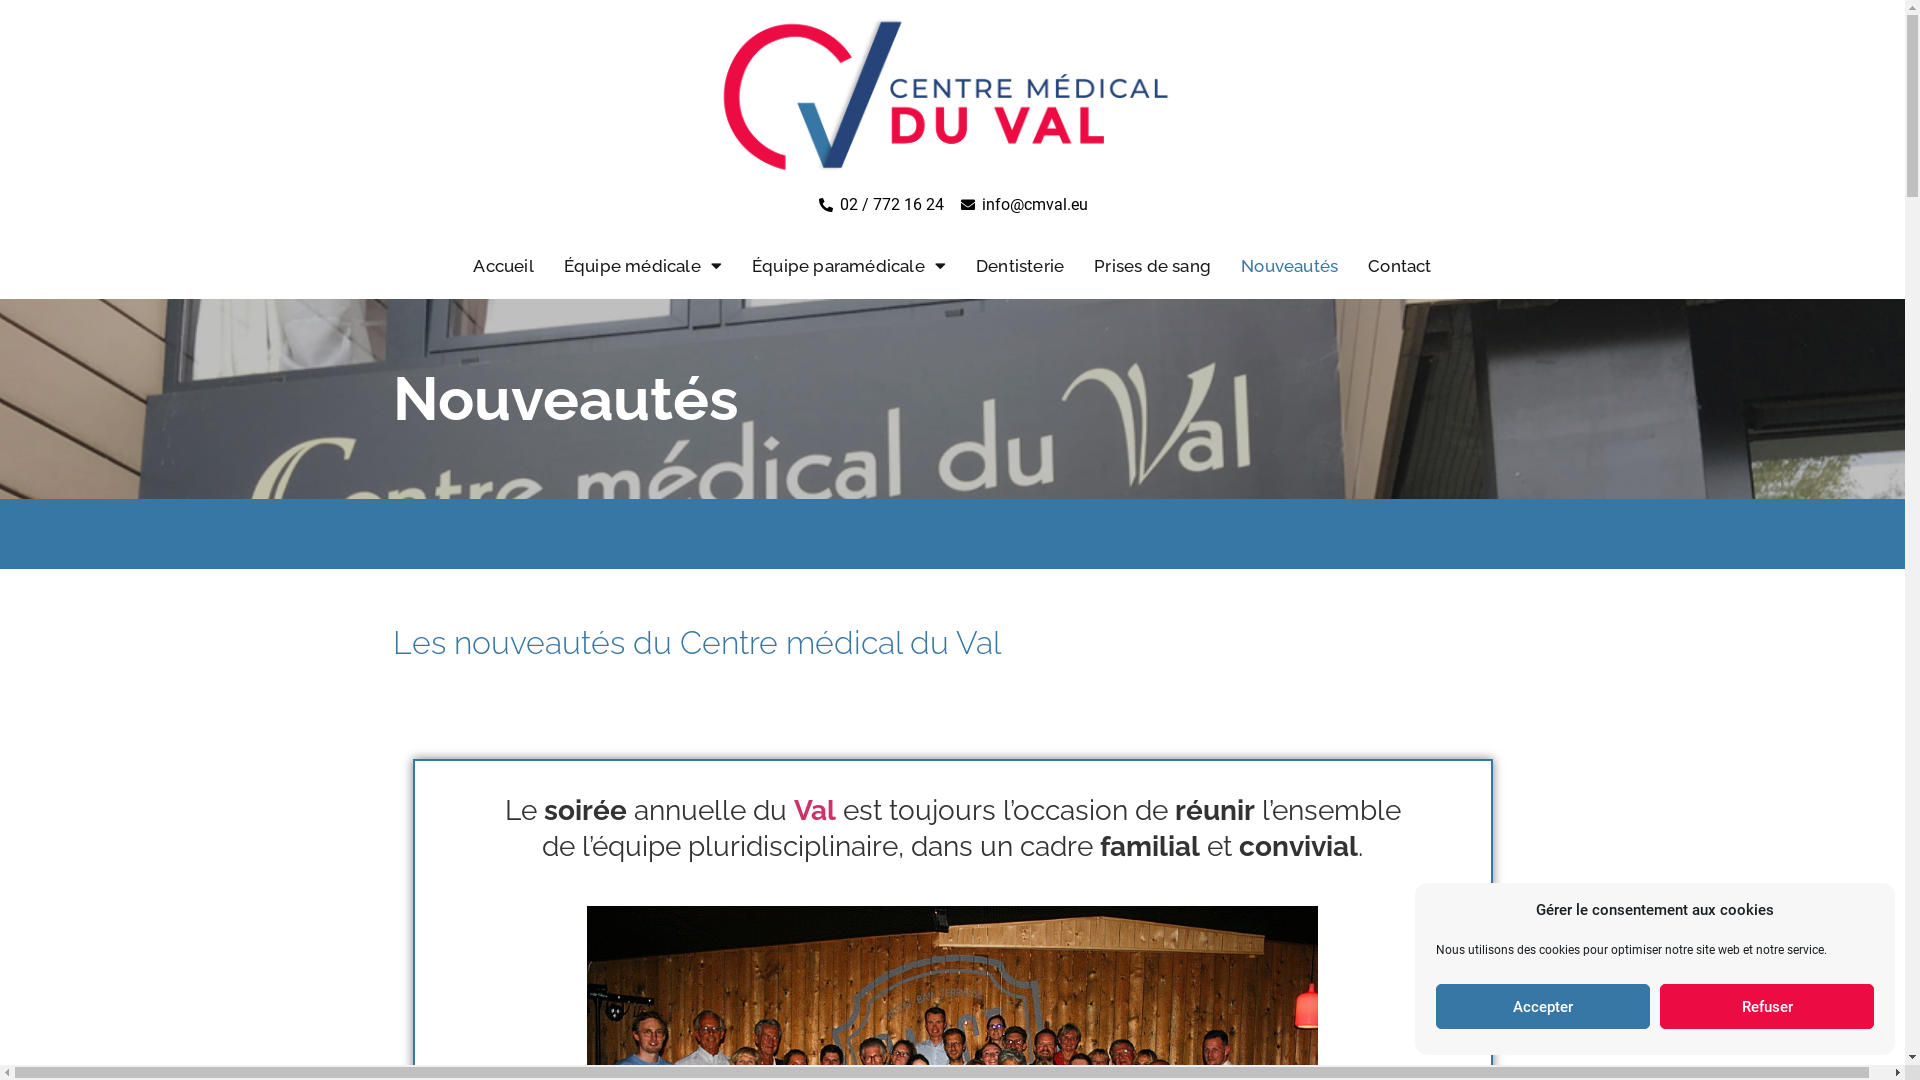 Image resolution: width=1920 pixels, height=1080 pixels. I want to click on 'info@cmval.eu', so click(960, 204).